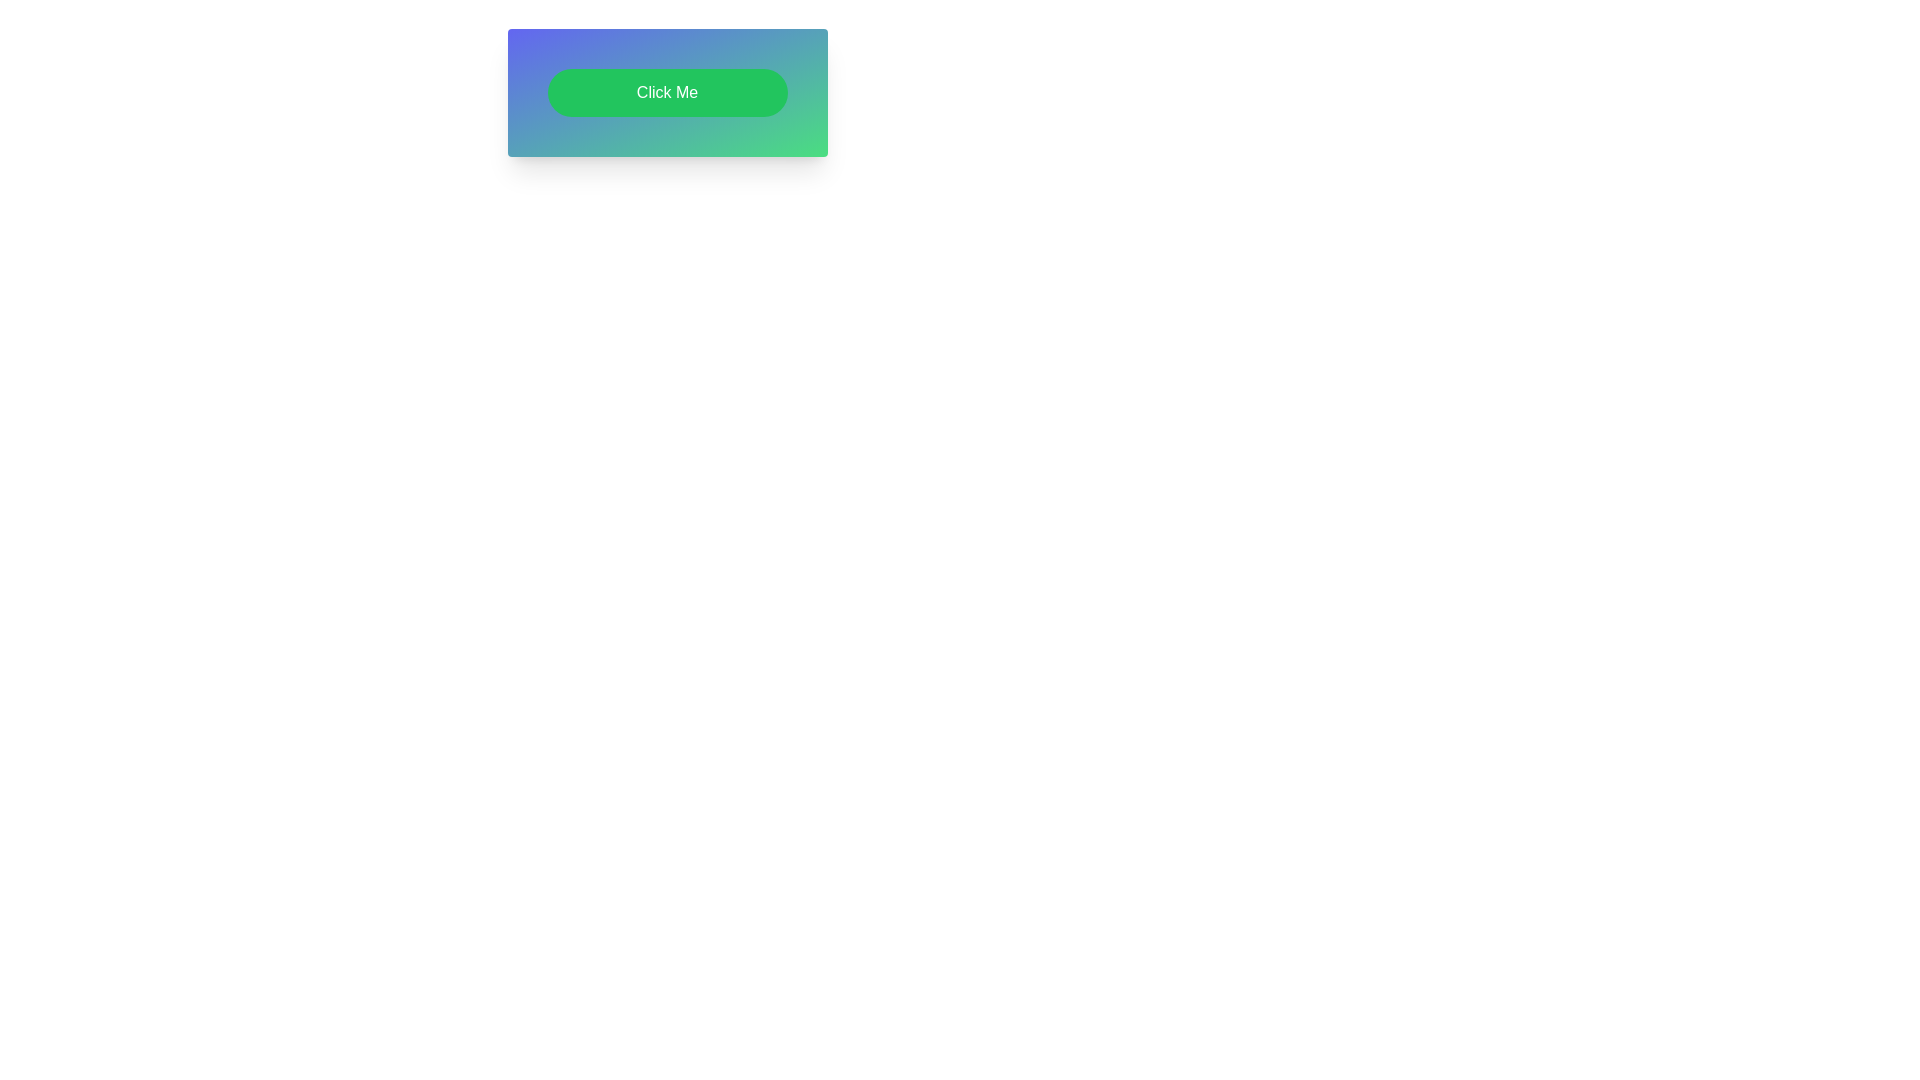 This screenshot has height=1080, width=1920. Describe the element at coordinates (667, 92) in the screenshot. I see `the button labeled 'Click Me' with a green background gradient` at that location.